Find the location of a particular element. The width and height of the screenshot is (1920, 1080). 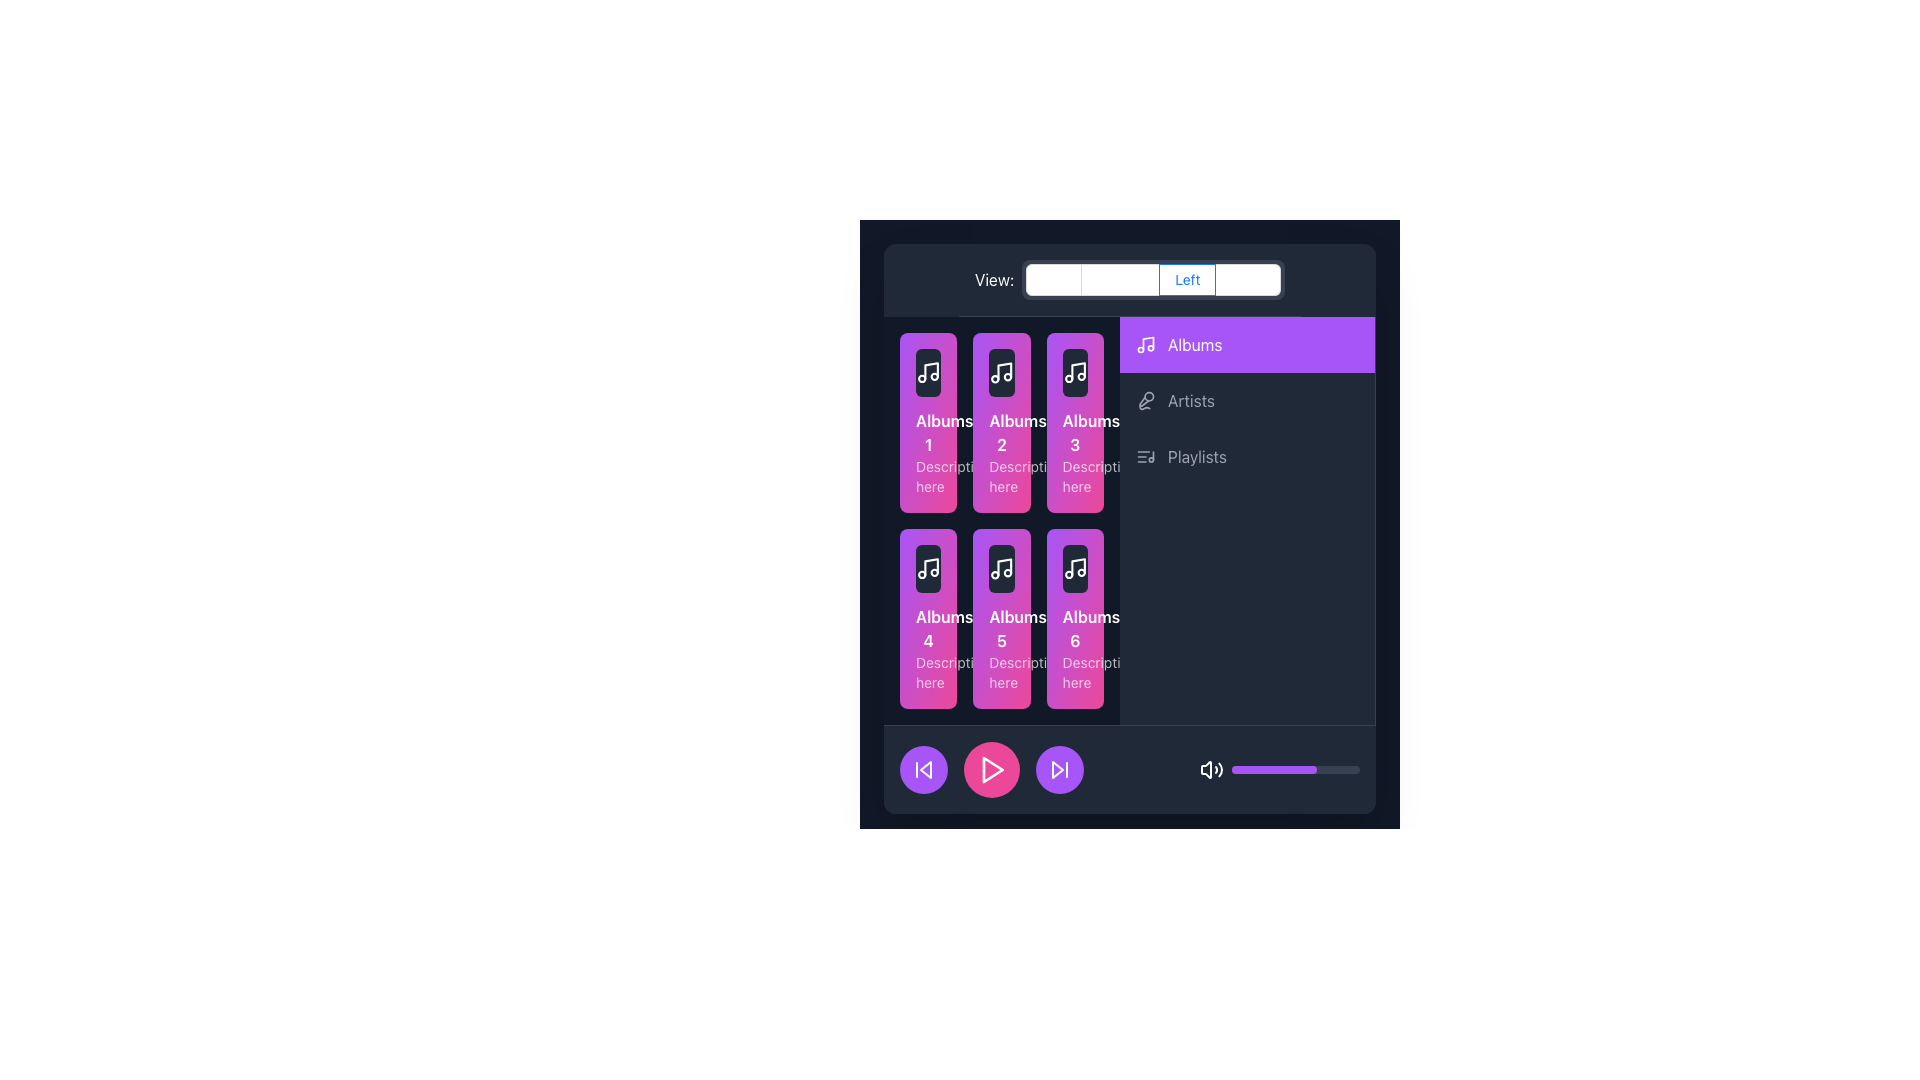

the text label that serves as the title for the album, positioned above the 'Description here' text is located at coordinates (927, 431).